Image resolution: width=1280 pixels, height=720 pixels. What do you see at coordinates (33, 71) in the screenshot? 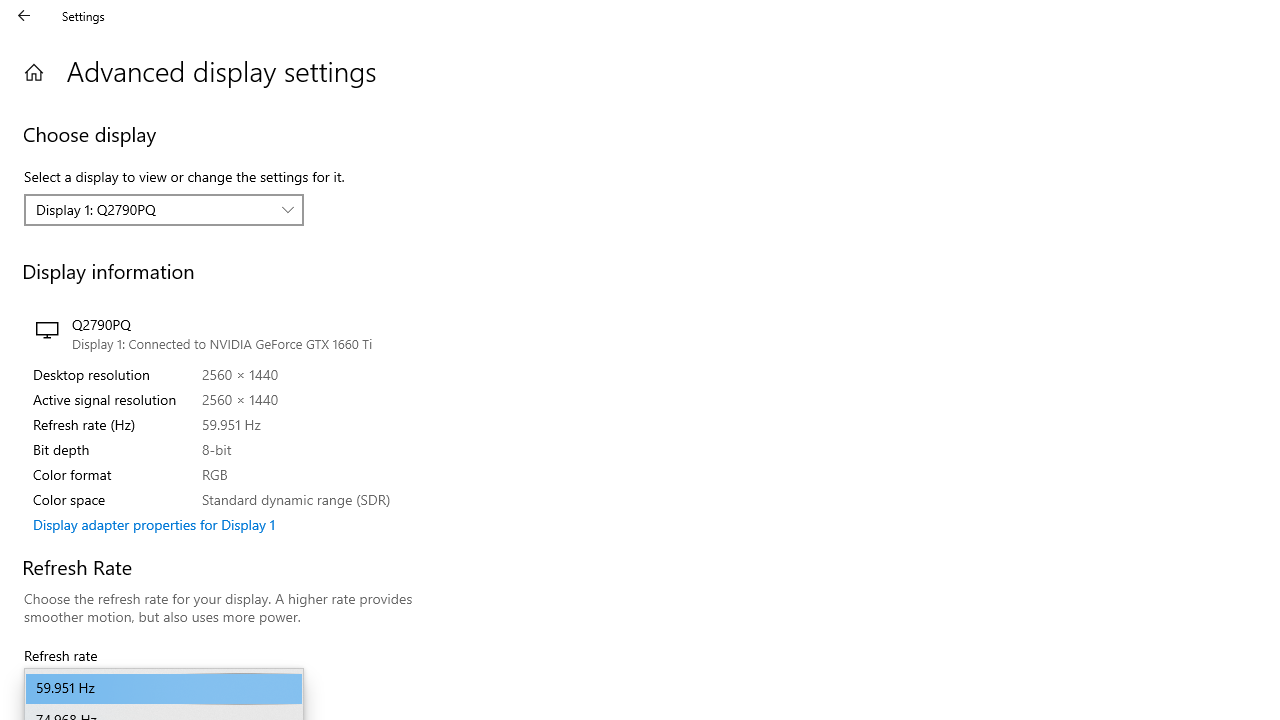
I see `'Home'` at bounding box center [33, 71].